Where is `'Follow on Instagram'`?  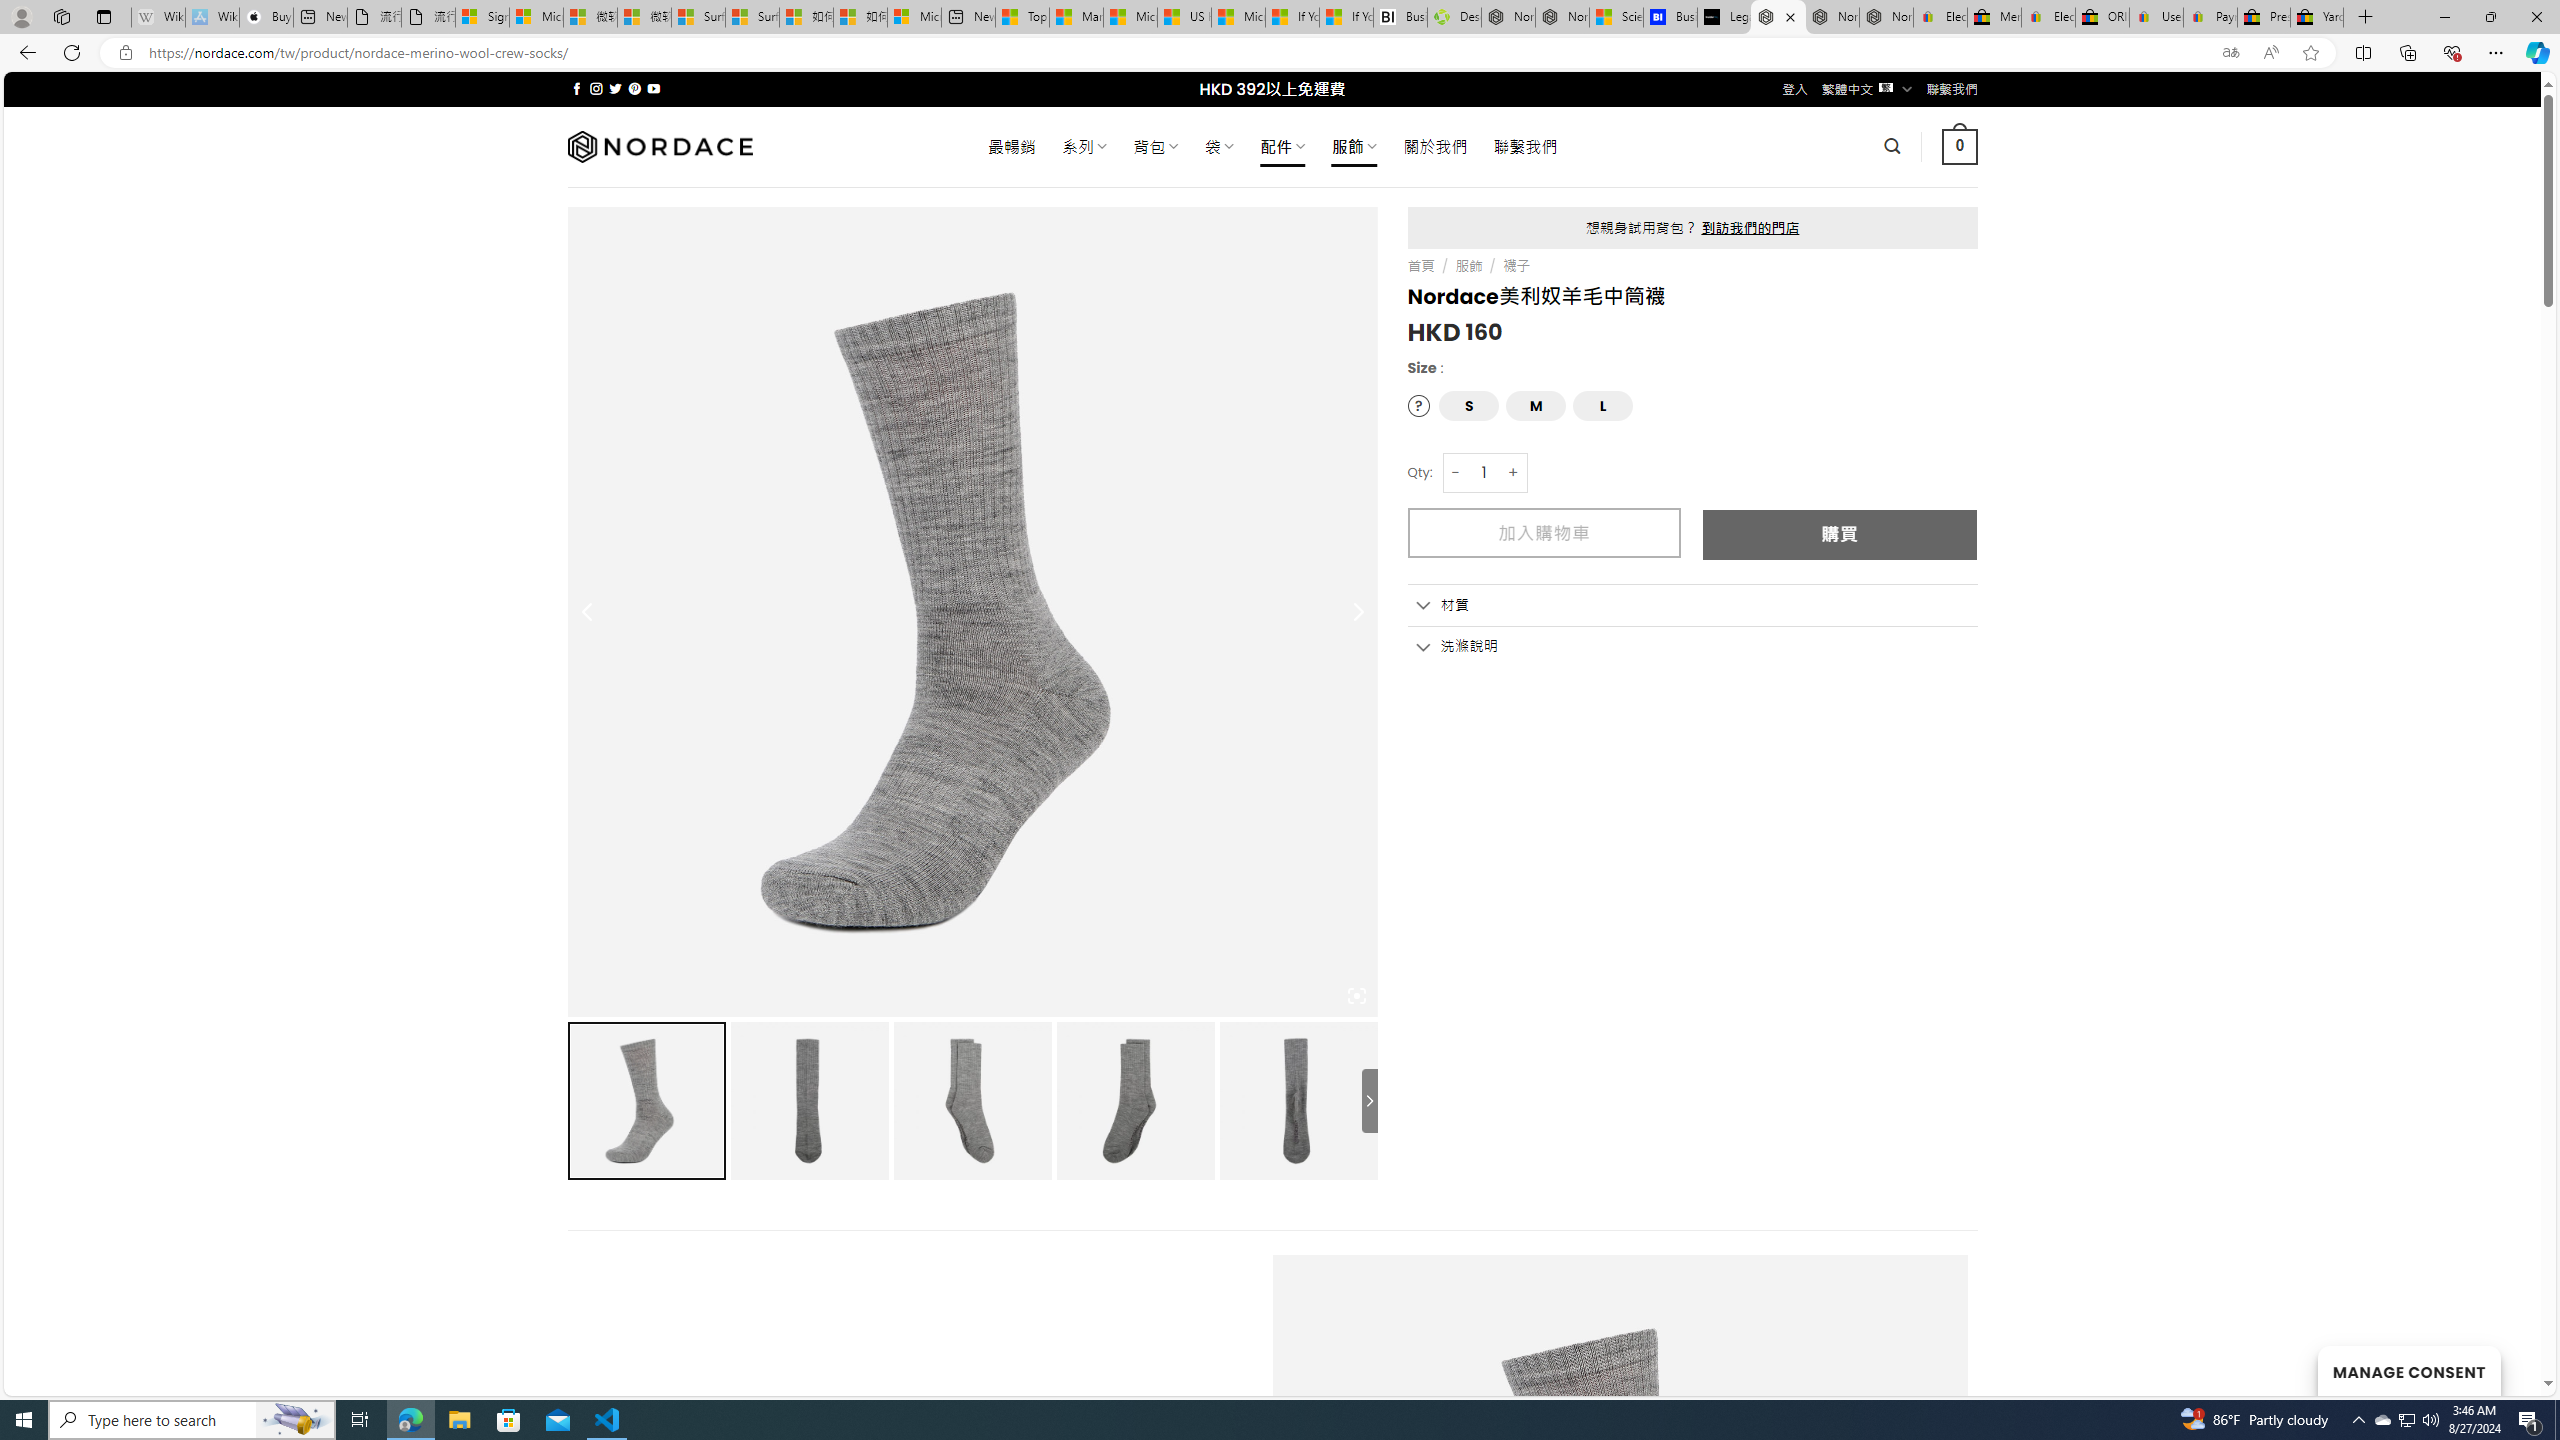
'Follow on Instagram' is located at coordinates (595, 88).